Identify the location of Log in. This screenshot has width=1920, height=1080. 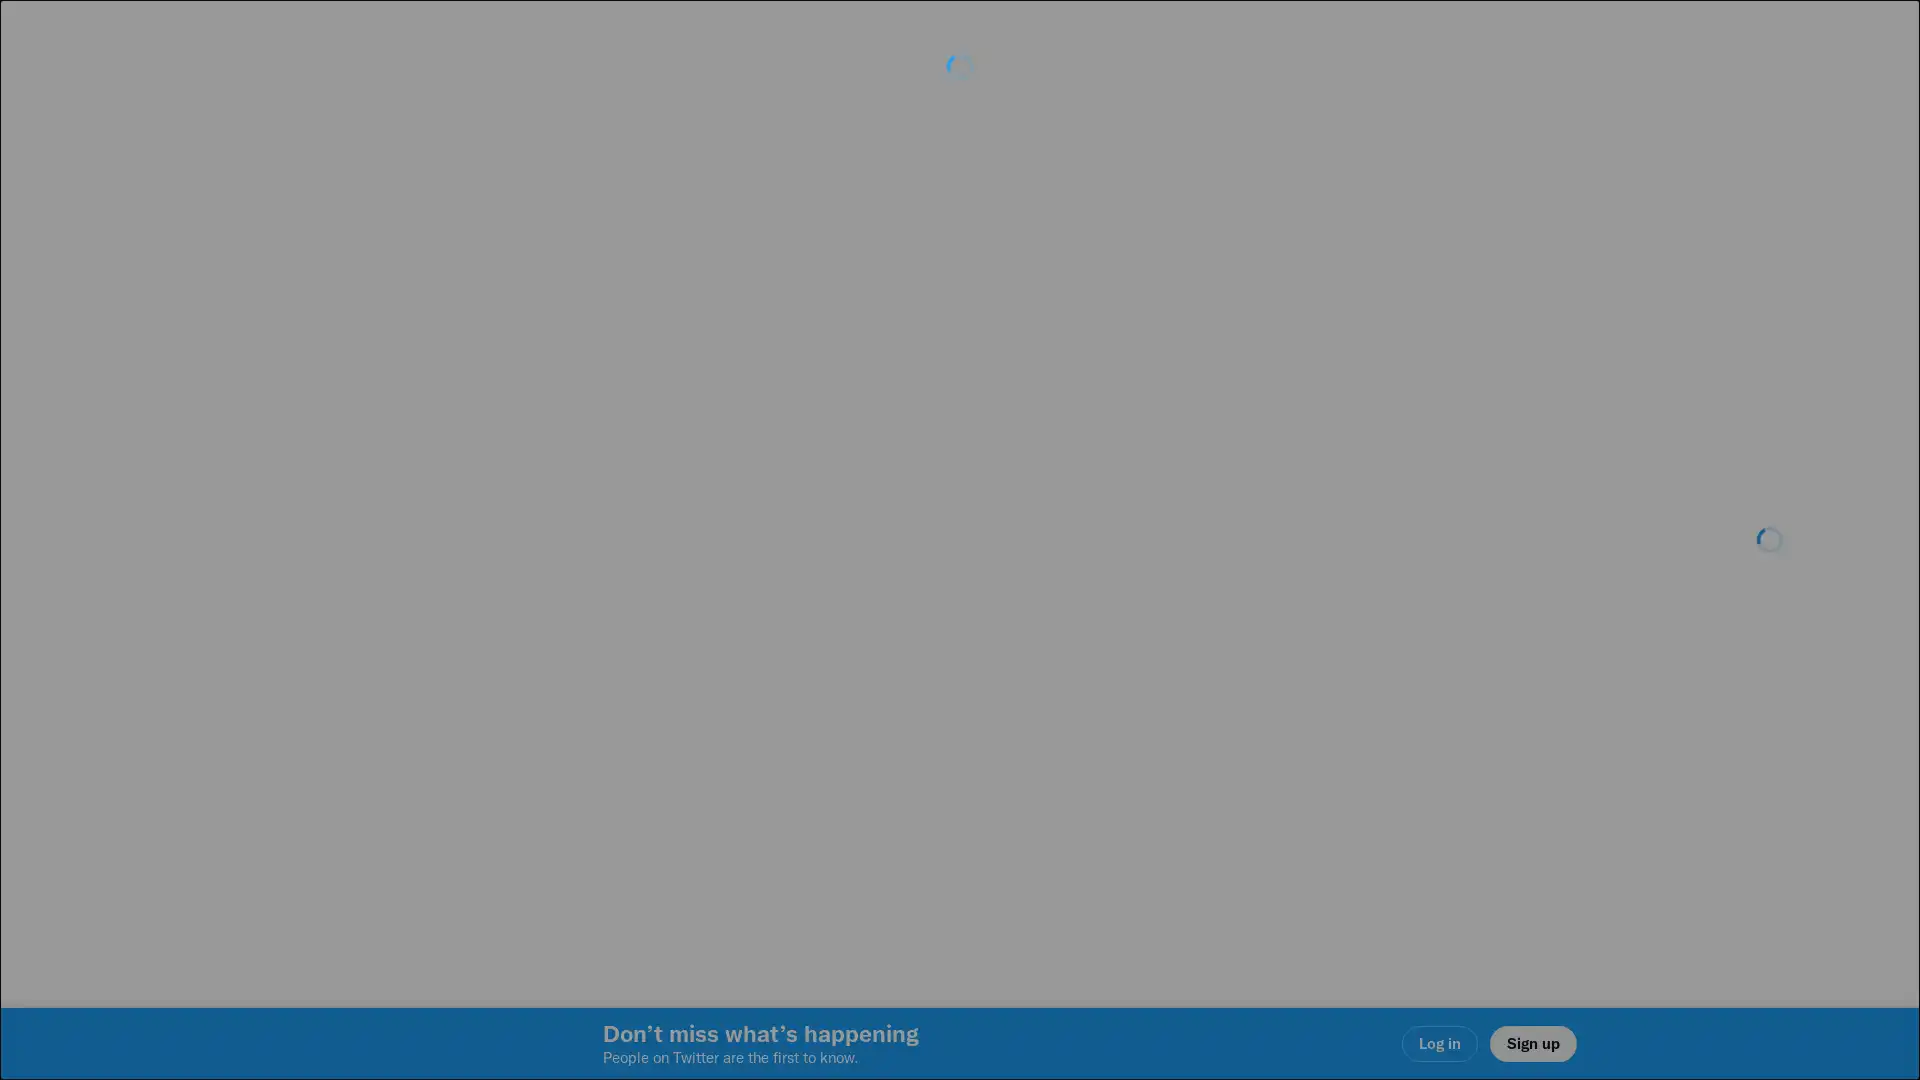
(1200, 681).